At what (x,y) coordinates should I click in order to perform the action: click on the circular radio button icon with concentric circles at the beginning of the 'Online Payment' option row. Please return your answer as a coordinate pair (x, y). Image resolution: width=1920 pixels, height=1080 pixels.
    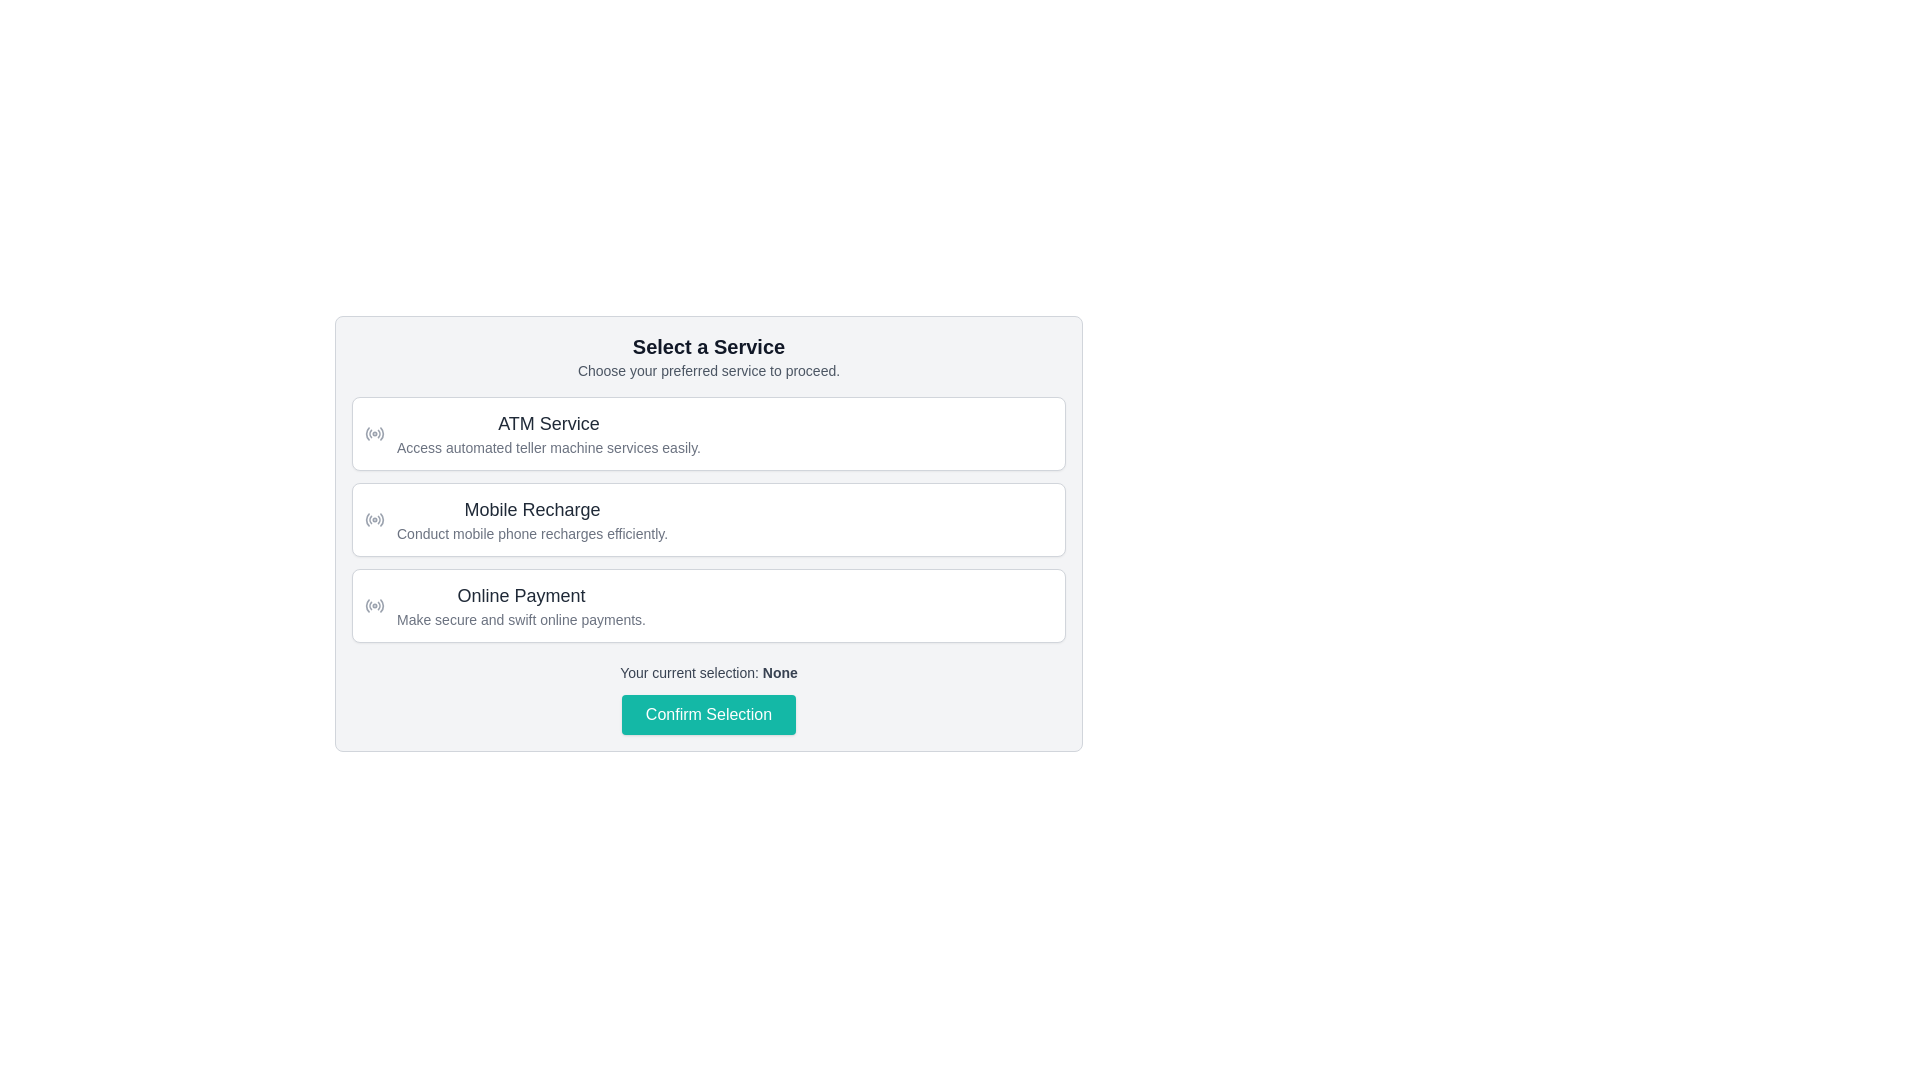
    Looking at the image, I should click on (374, 604).